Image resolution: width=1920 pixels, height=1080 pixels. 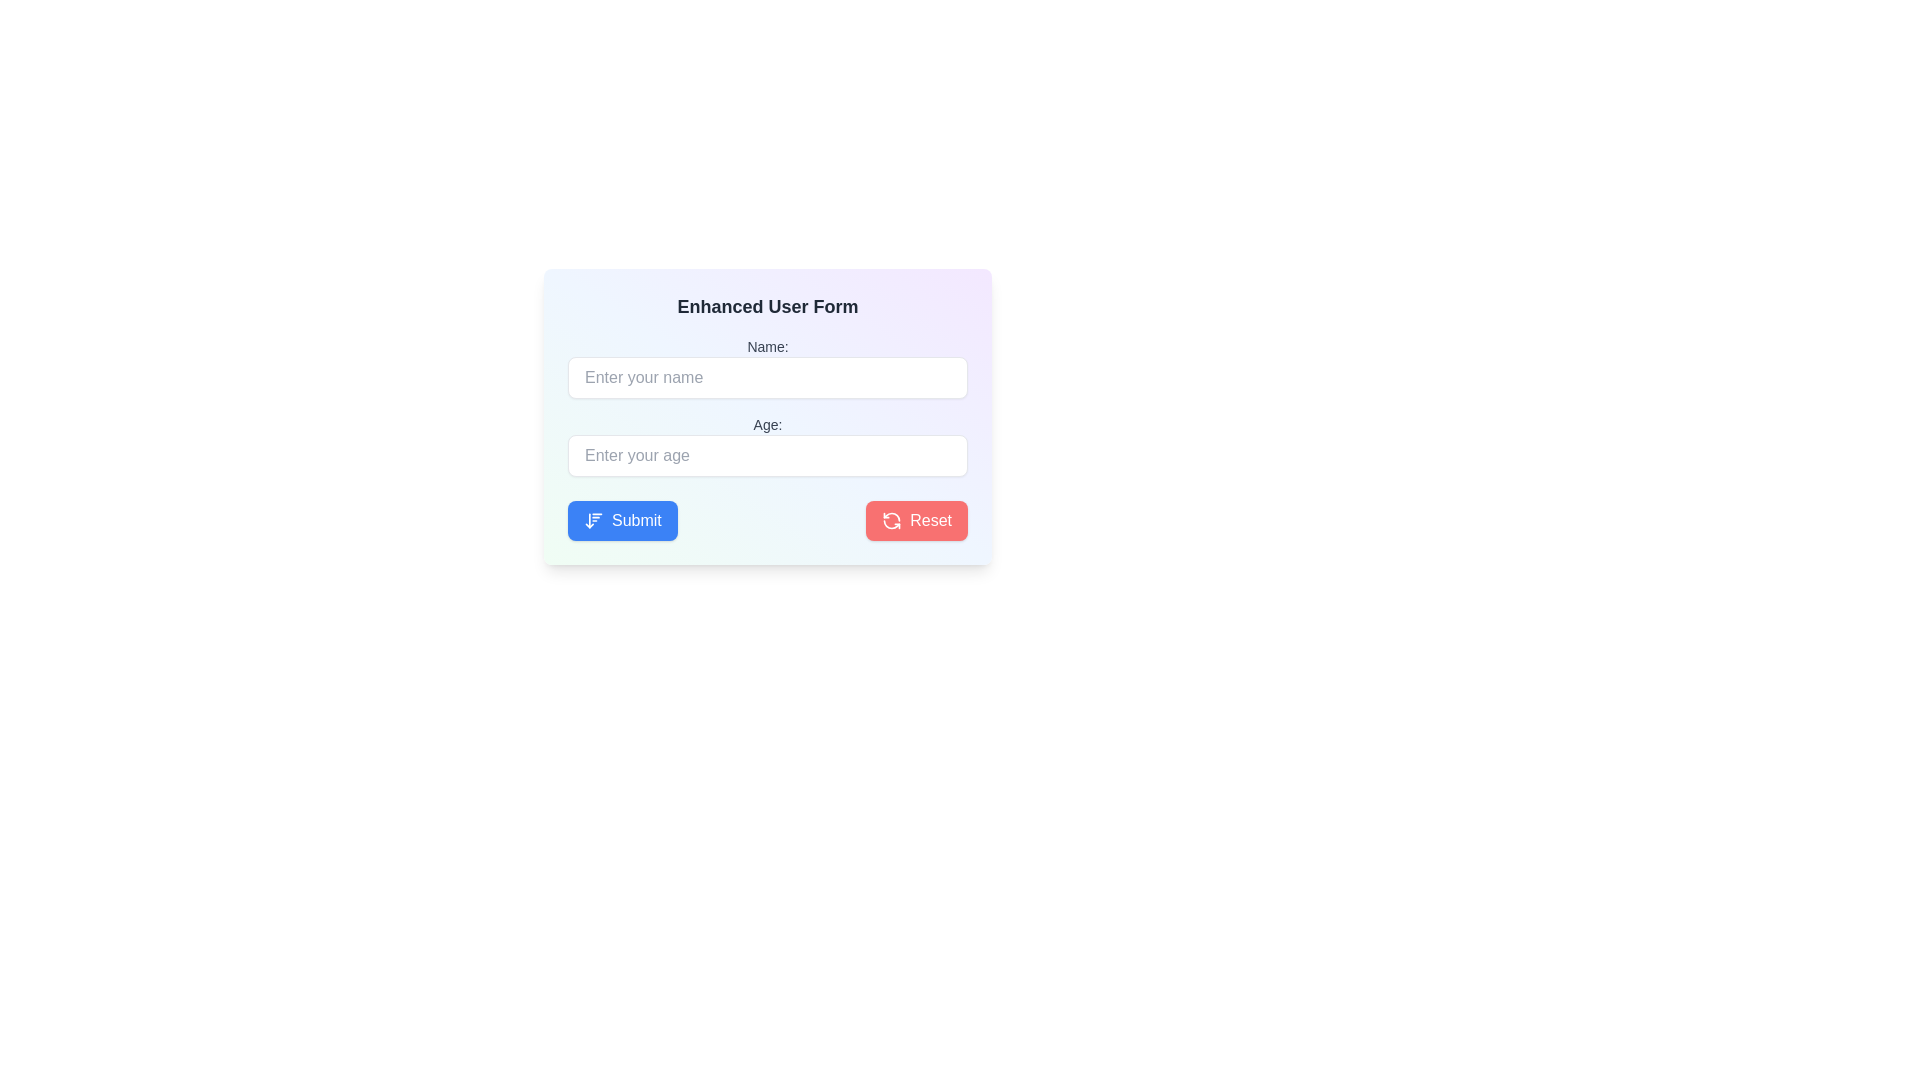 I want to click on the text label that provides context for the subsequent input field, located near the top part of the form below the main heading, so click(x=767, y=346).